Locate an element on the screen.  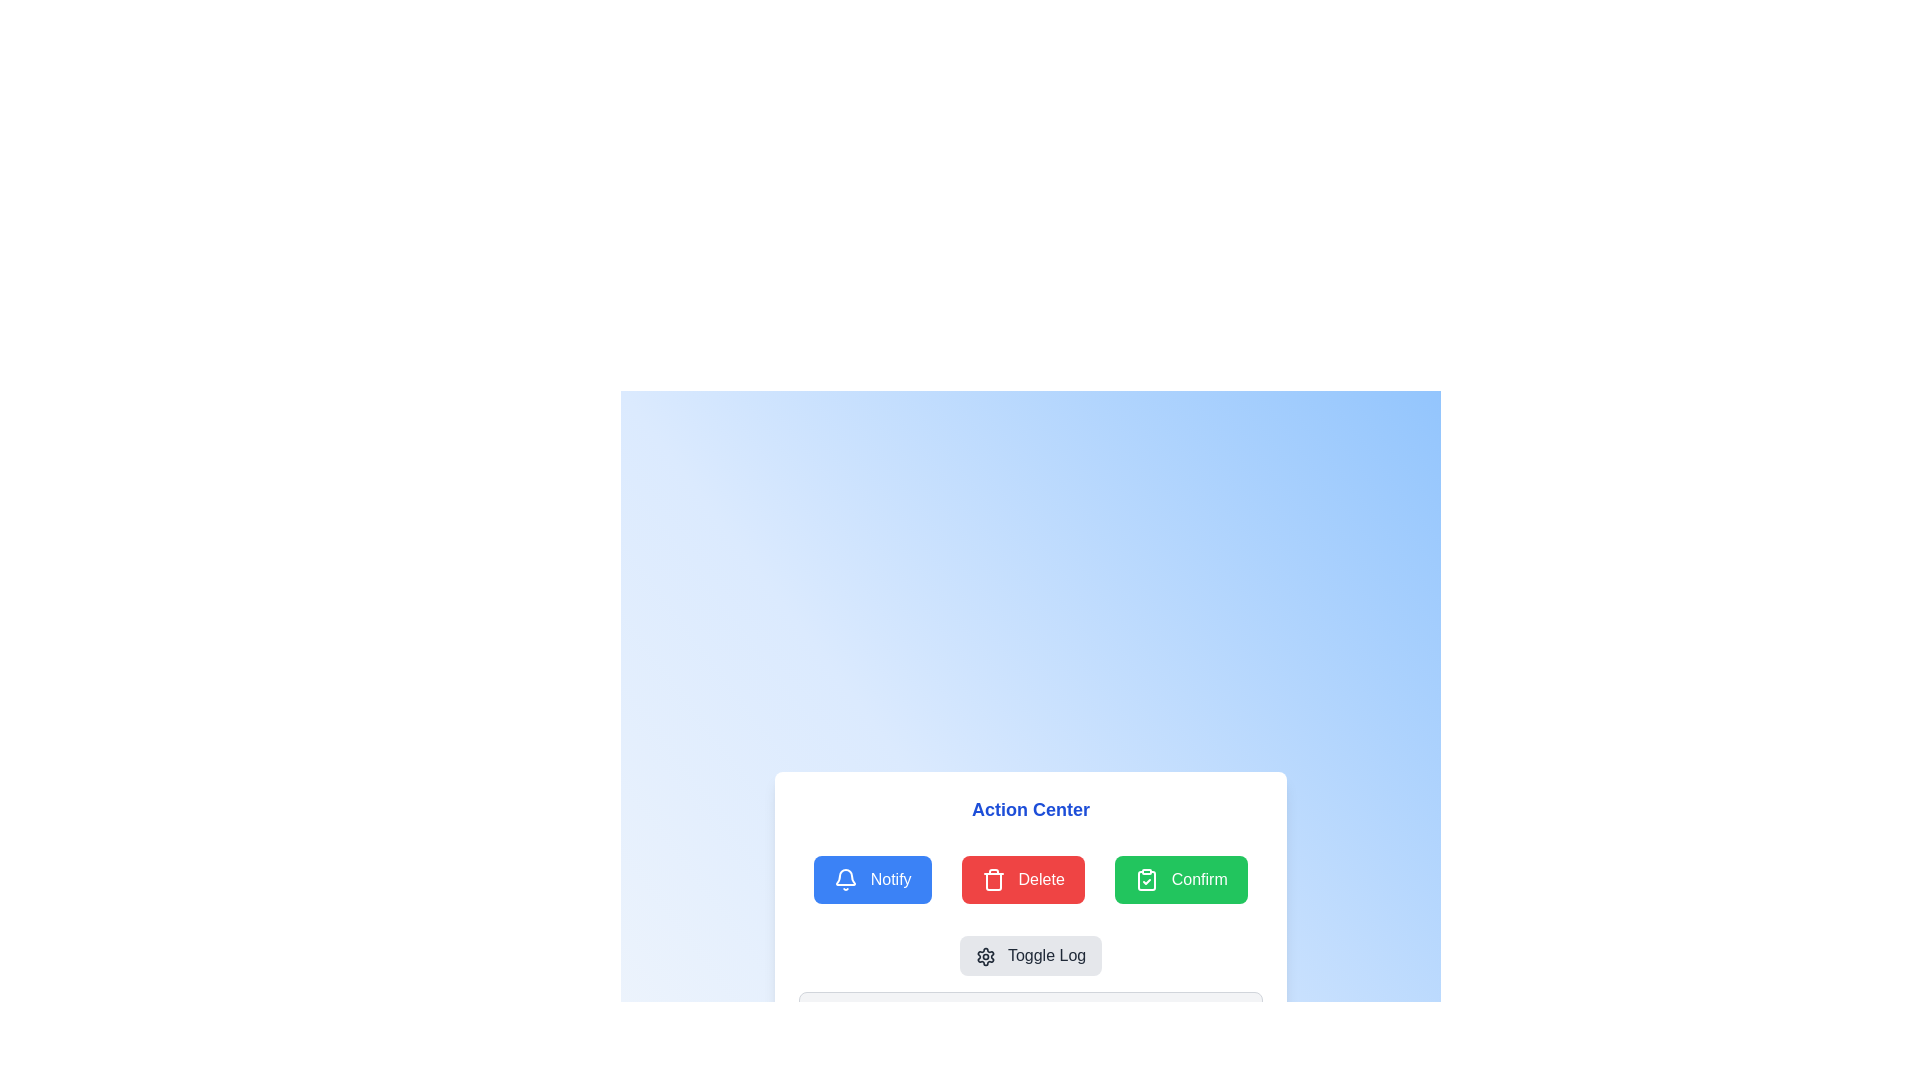
the light blue notification bell icon located to the left of the 'Notify' text within the blue rectangular button at the upper section of the interface is located at coordinates (846, 879).